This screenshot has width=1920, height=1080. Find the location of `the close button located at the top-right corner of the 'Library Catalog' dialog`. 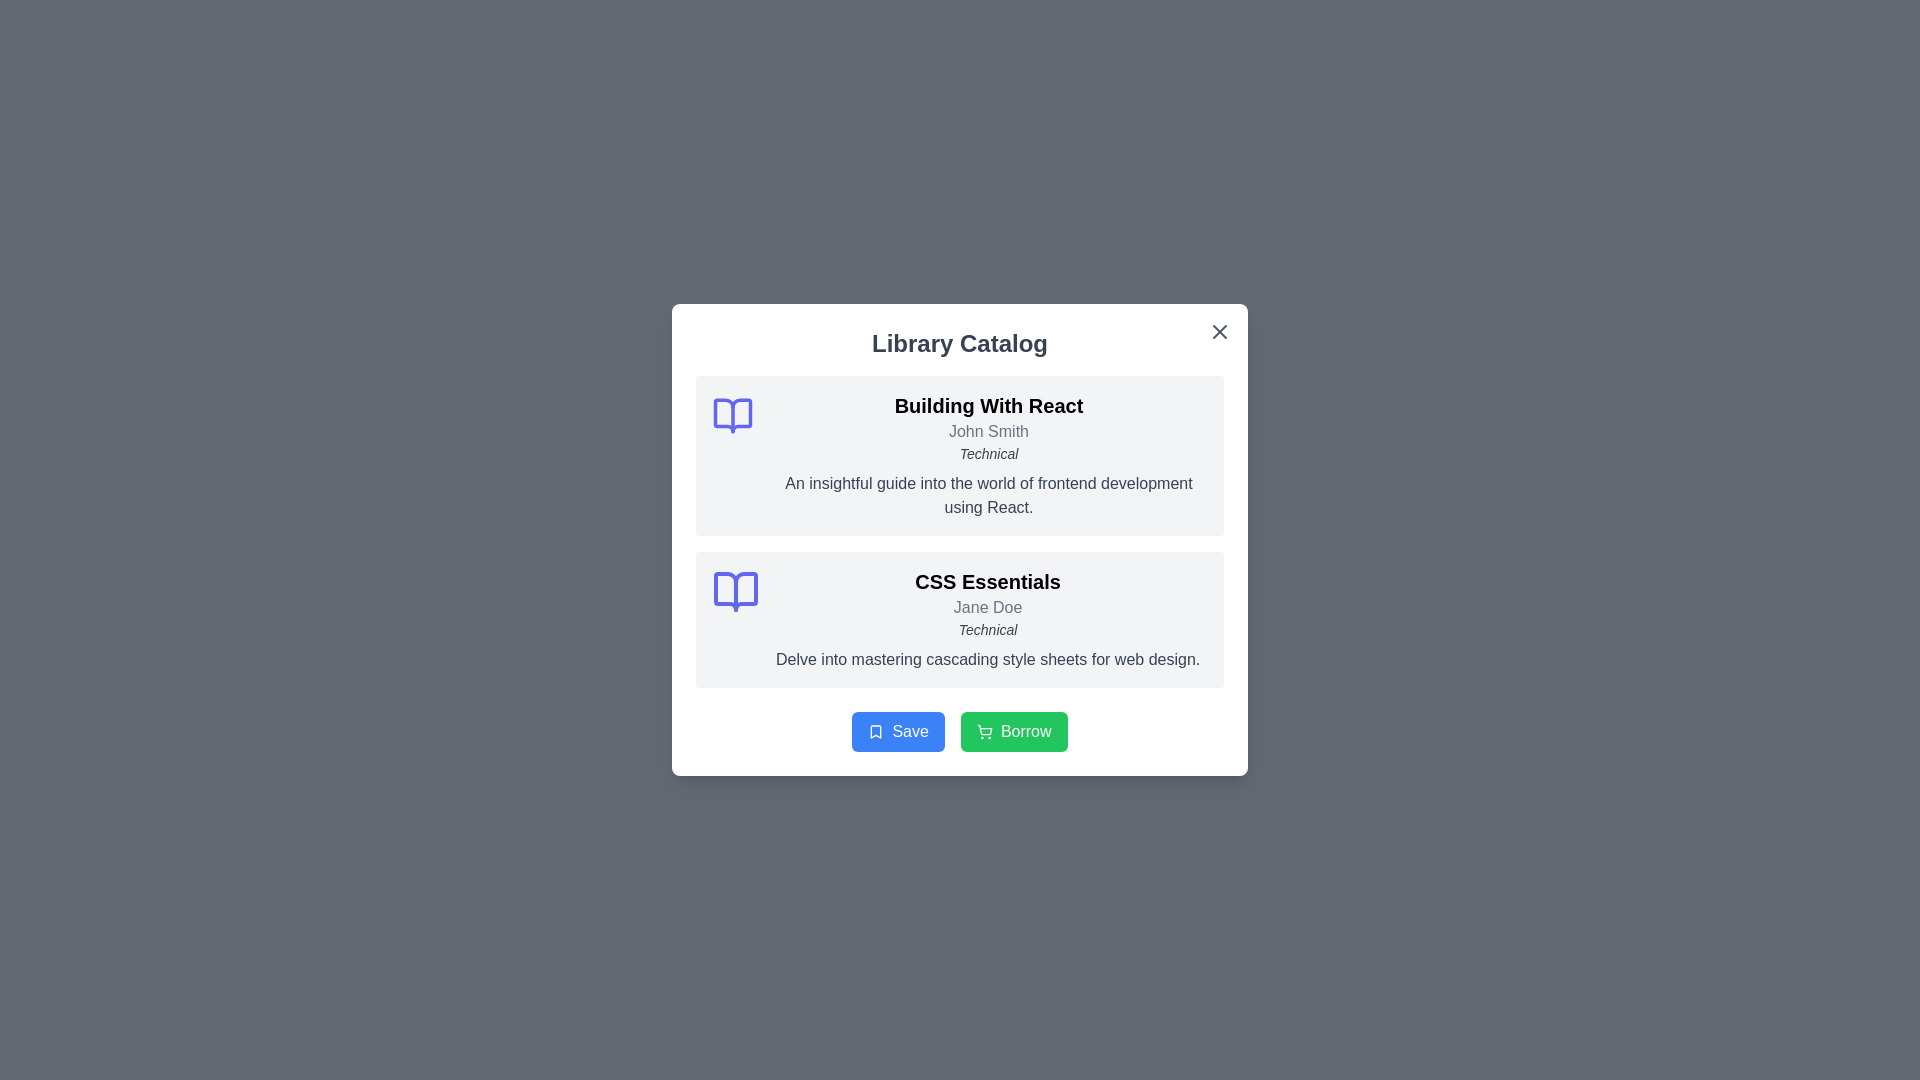

the close button located at the top-right corner of the 'Library Catalog' dialog is located at coordinates (1218, 330).